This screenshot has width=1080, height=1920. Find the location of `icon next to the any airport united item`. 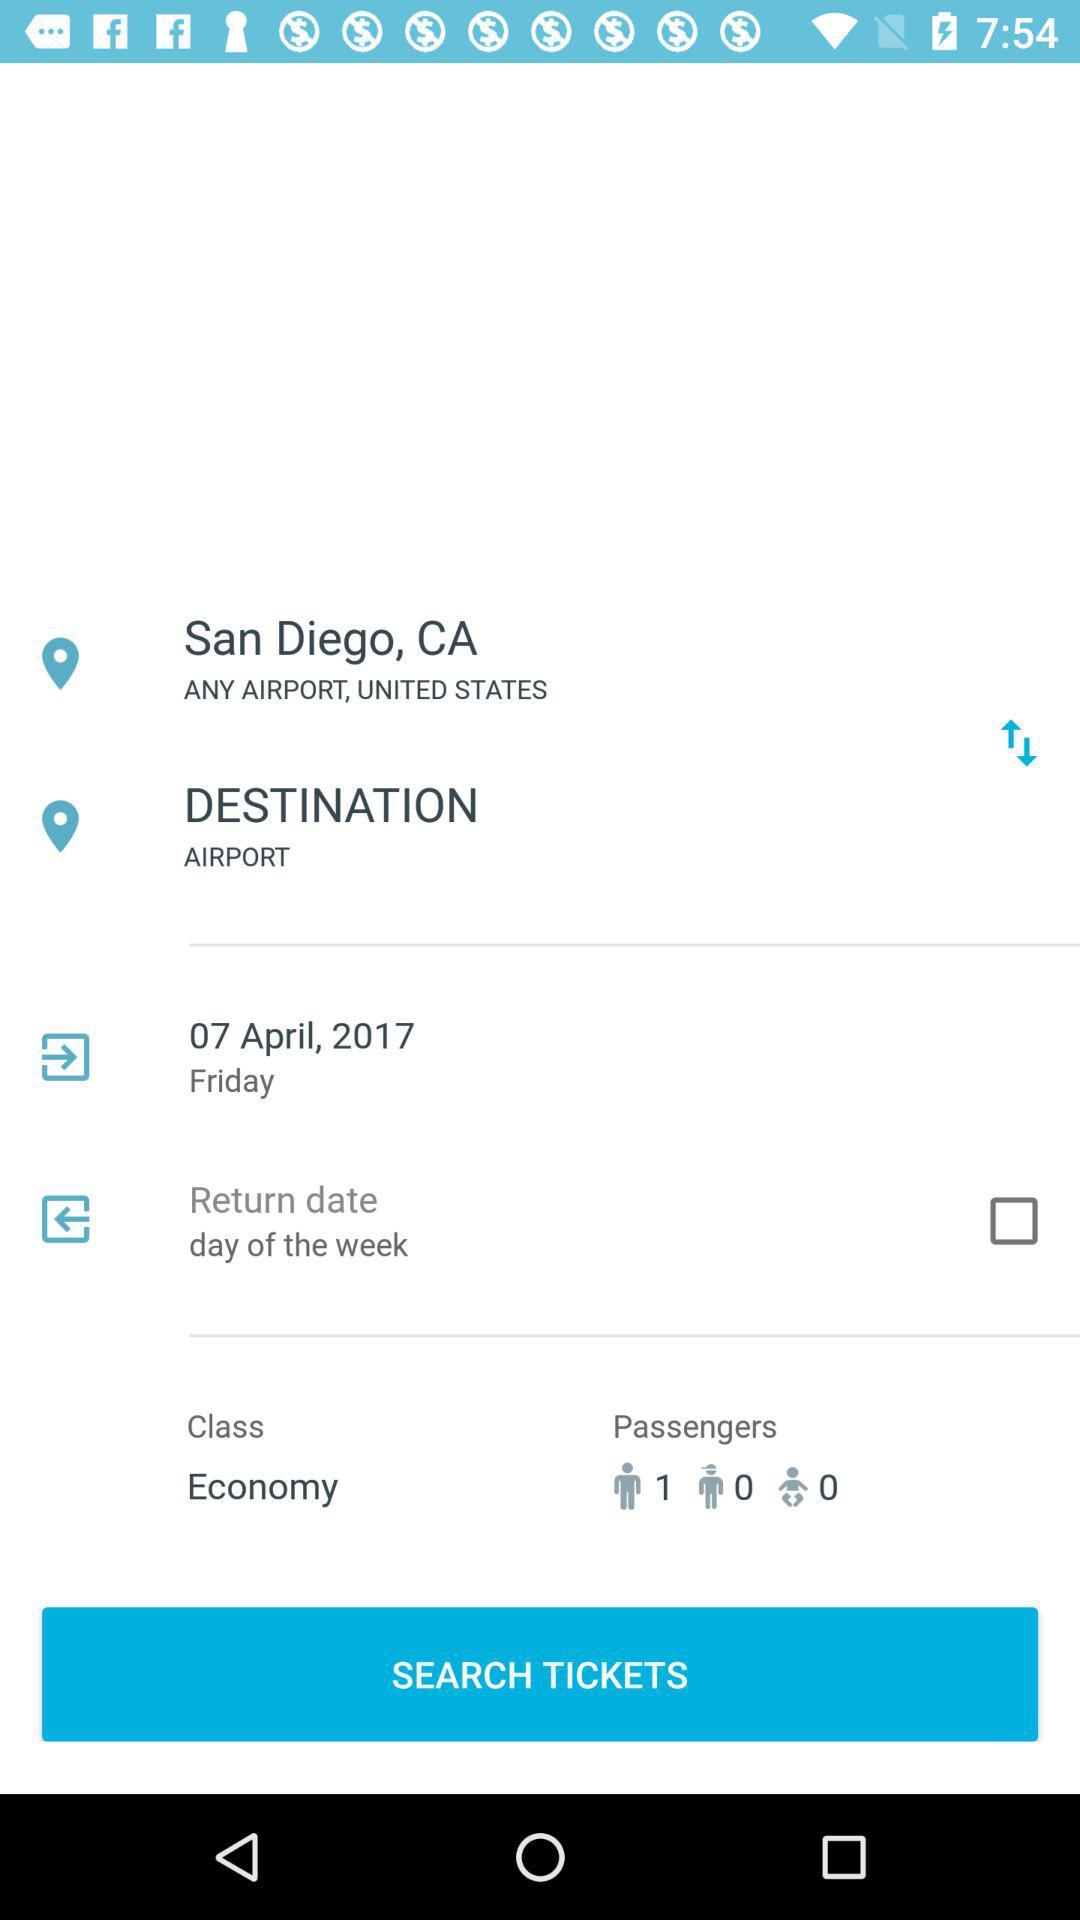

icon next to the any airport united item is located at coordinates (1018, 741).